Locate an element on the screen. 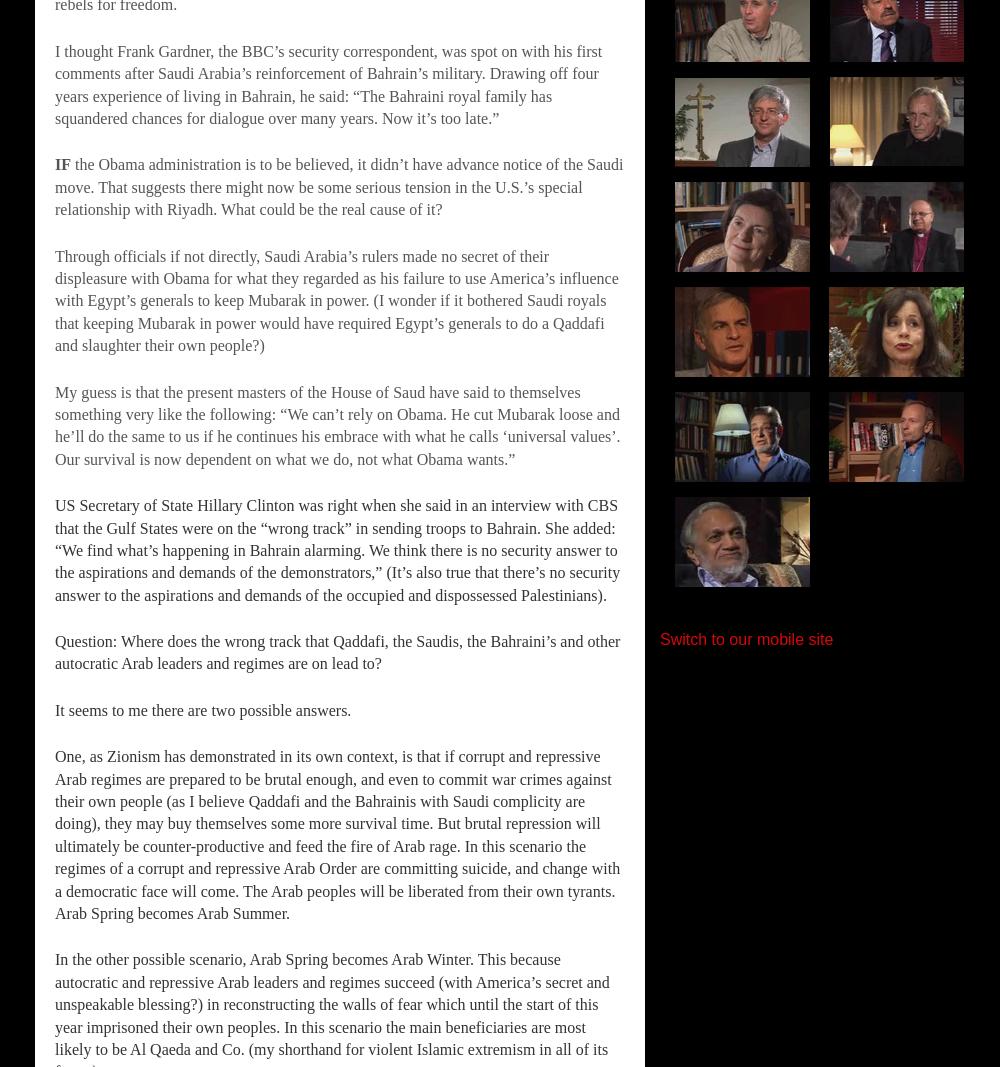  'My guess is that the present masters of the House of Saud have said to themselves something very like the following: “We can’t rely on Obama. He cut Mubarak loose and he’ll do the same to us if he continues his embrace with what he calls ‘universal values’. Our survival is now dependent on what we do, not what Obama wants.”' is located at coordinates (55, 423).